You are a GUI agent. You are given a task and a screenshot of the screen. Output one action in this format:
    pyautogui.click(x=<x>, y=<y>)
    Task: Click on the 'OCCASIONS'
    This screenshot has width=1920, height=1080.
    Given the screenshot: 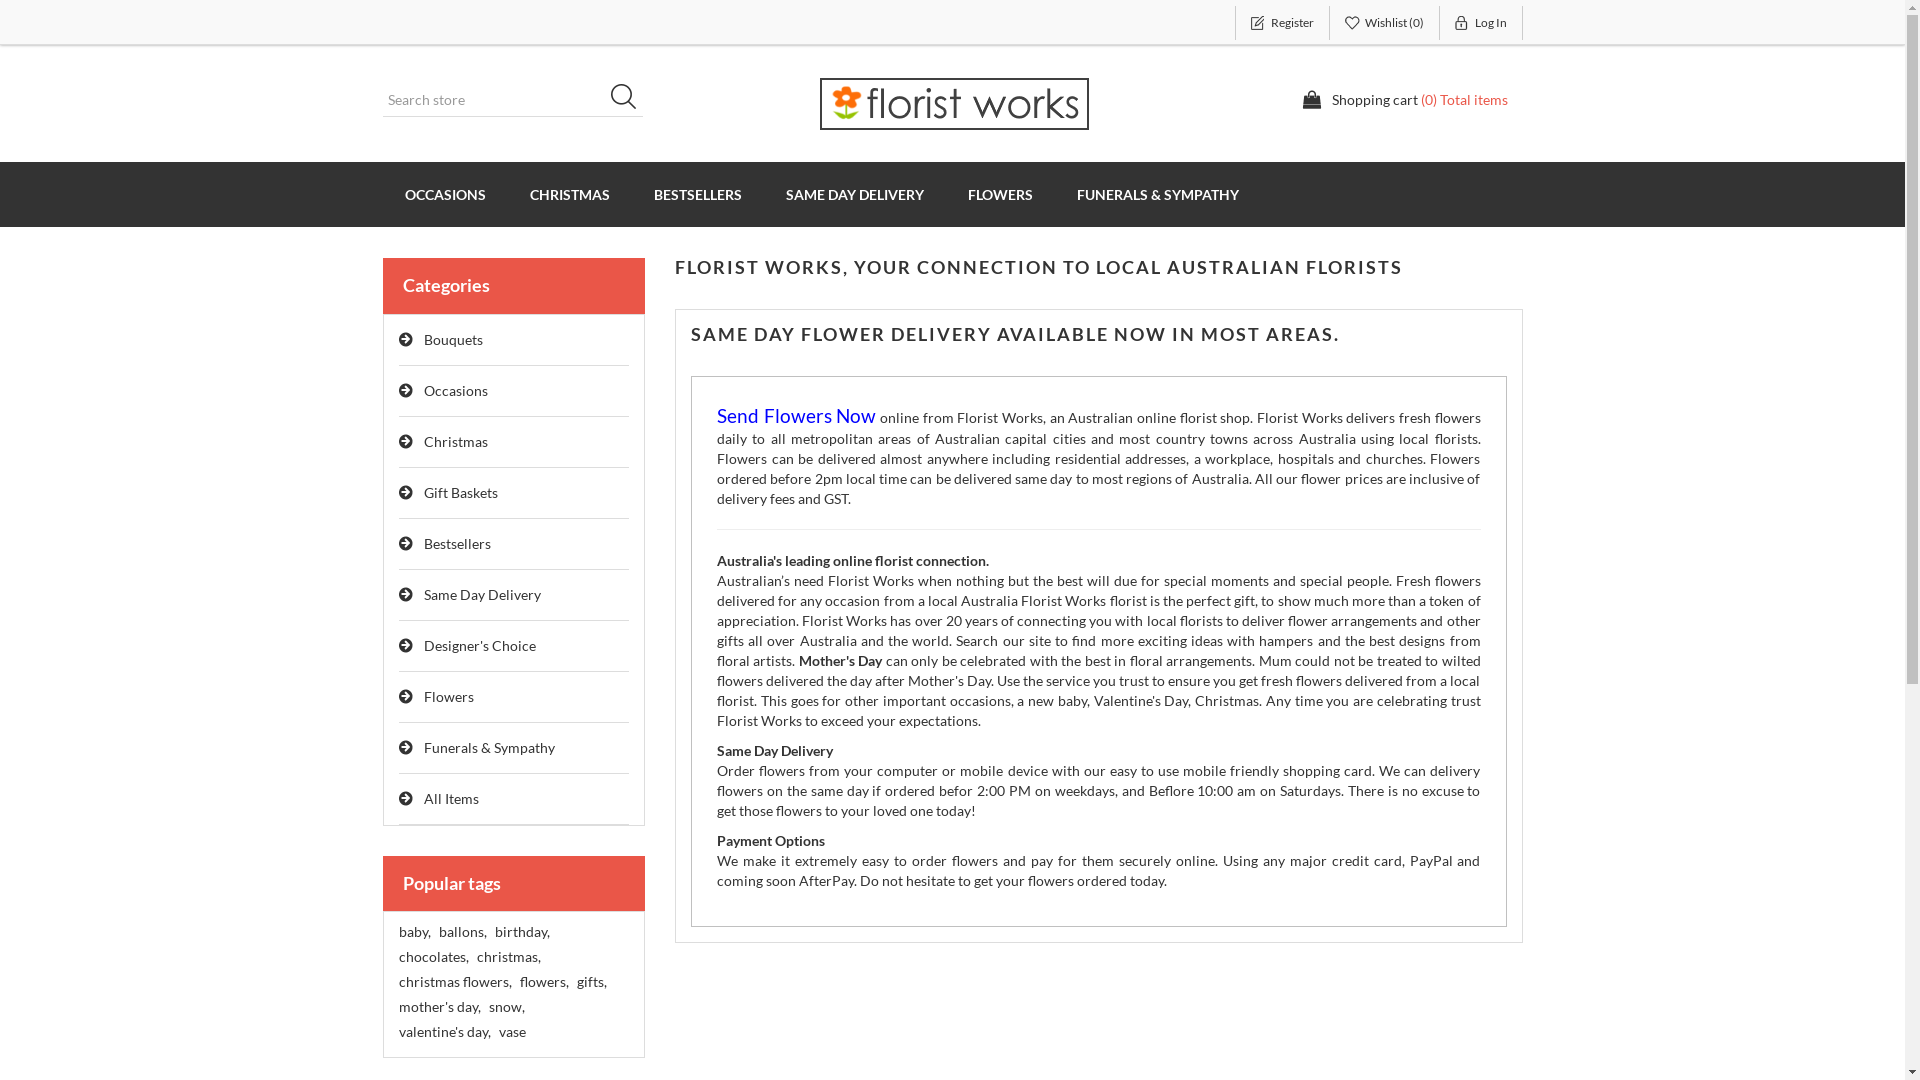 What is the action you would take?
    pyautogui.click(x=382, y=194)
    